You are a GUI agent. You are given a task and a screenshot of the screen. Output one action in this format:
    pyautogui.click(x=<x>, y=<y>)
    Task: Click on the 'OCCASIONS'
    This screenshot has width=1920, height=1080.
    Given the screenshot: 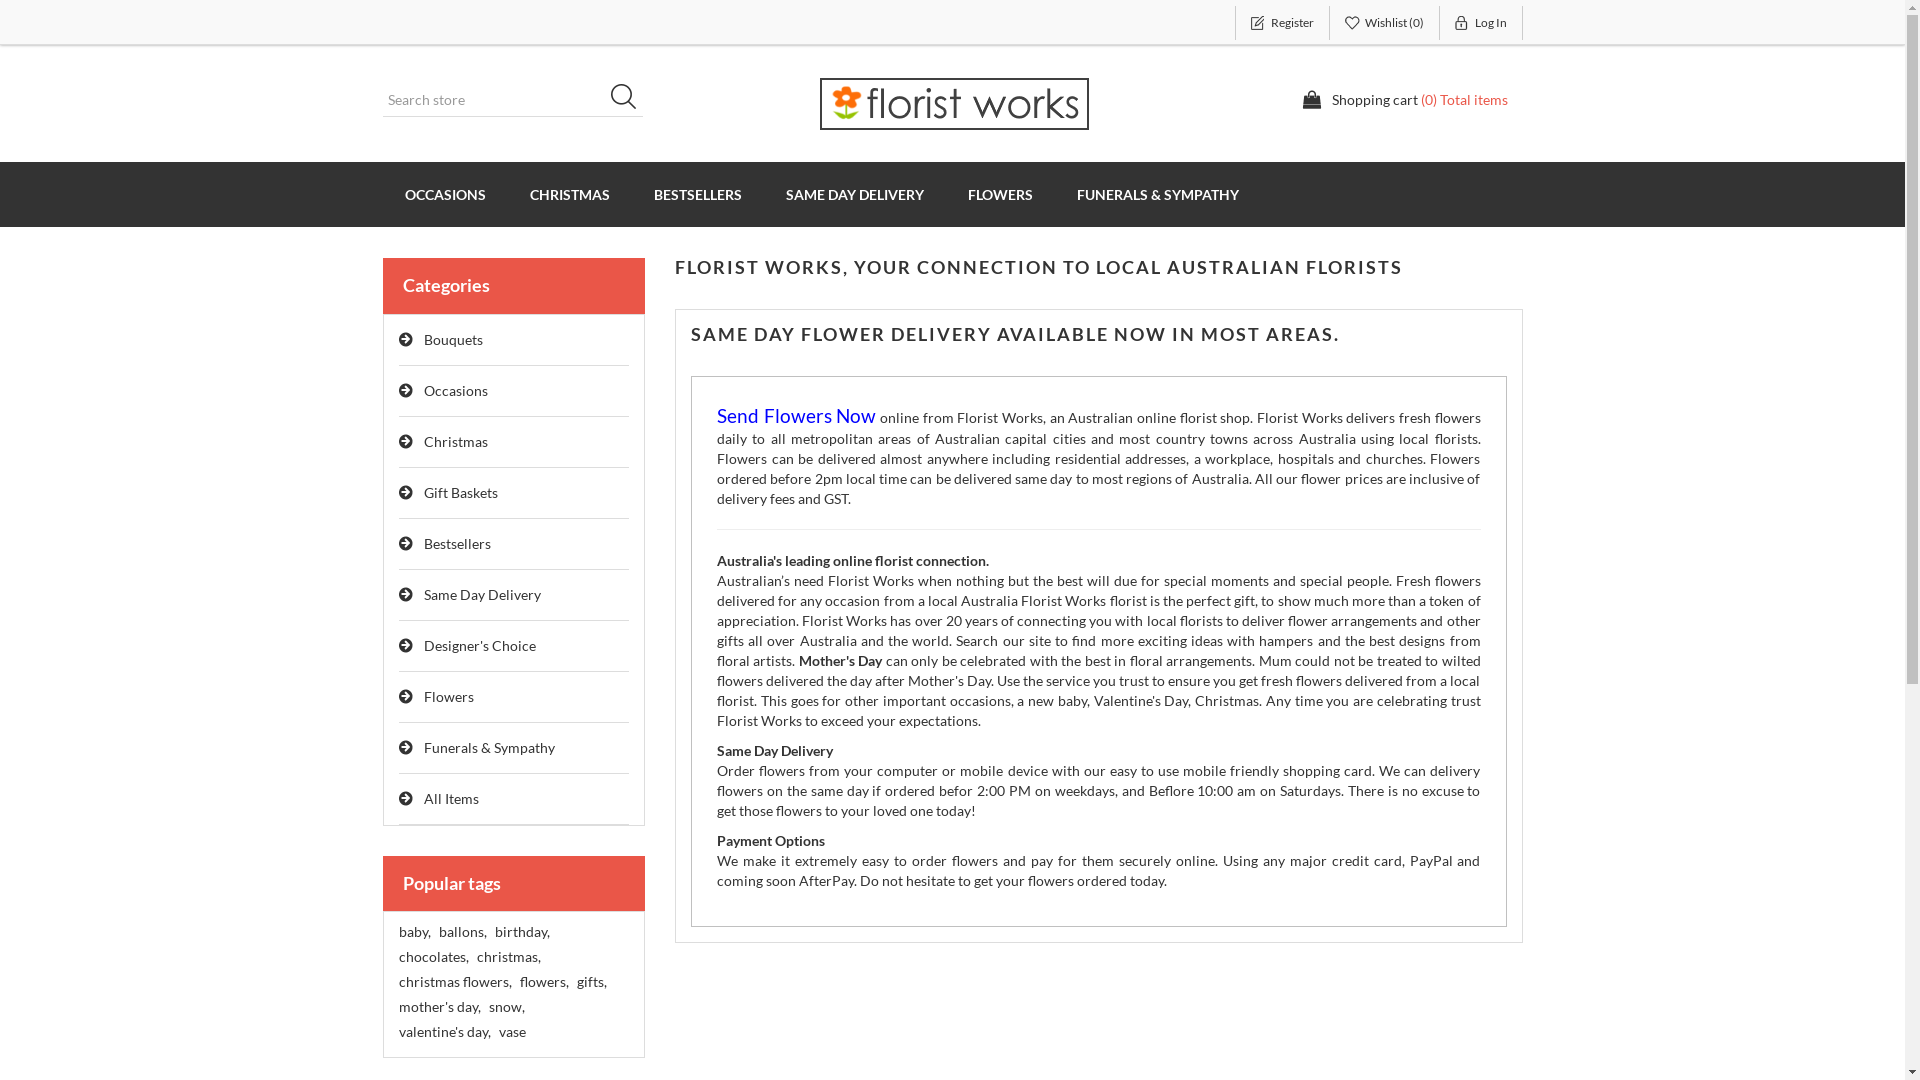 What is the action you would take?
    pyautogui.click(x=382, y=194)
    